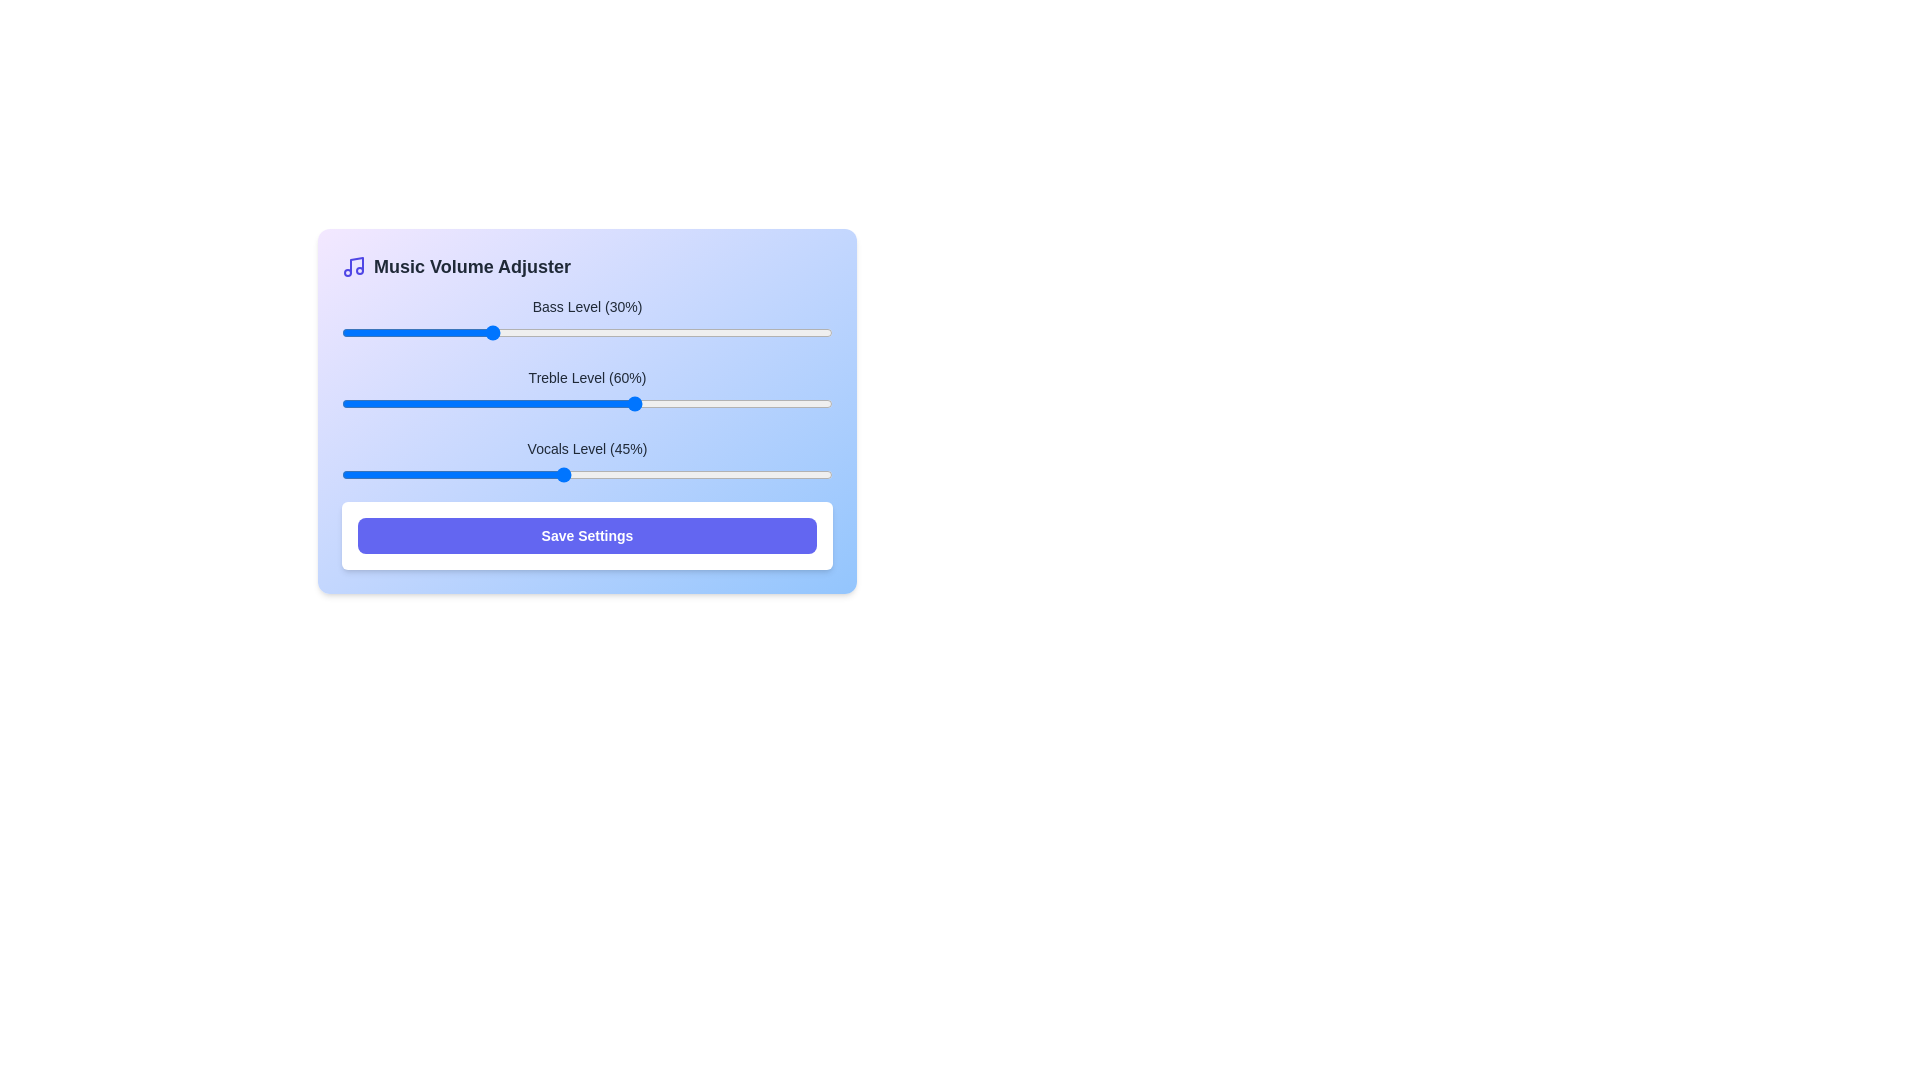 This screenshot has width=1920, height=1080. Describe the element at coordinates (471, 265) in the screenshot. I see `the text element that serves as a title or heading for the music volume settings, located at the top of the interface, horizontally centered and following a musical note icon` at that location.